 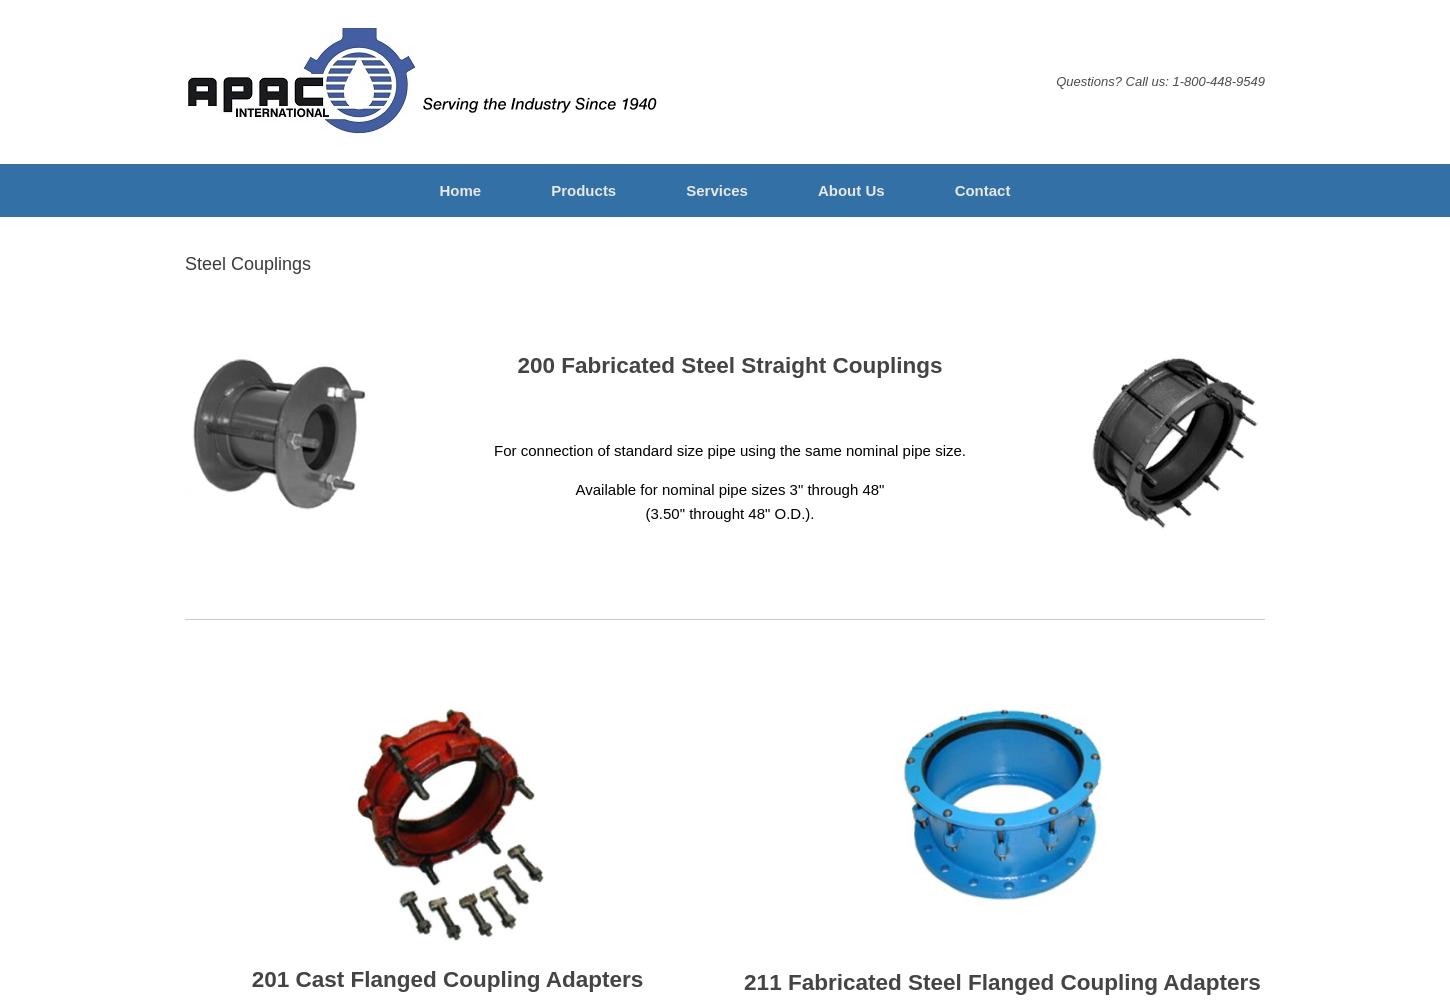 I want to click on 'Questions? Call us: 1-800-448-9549', so click(x=1159, y=80).